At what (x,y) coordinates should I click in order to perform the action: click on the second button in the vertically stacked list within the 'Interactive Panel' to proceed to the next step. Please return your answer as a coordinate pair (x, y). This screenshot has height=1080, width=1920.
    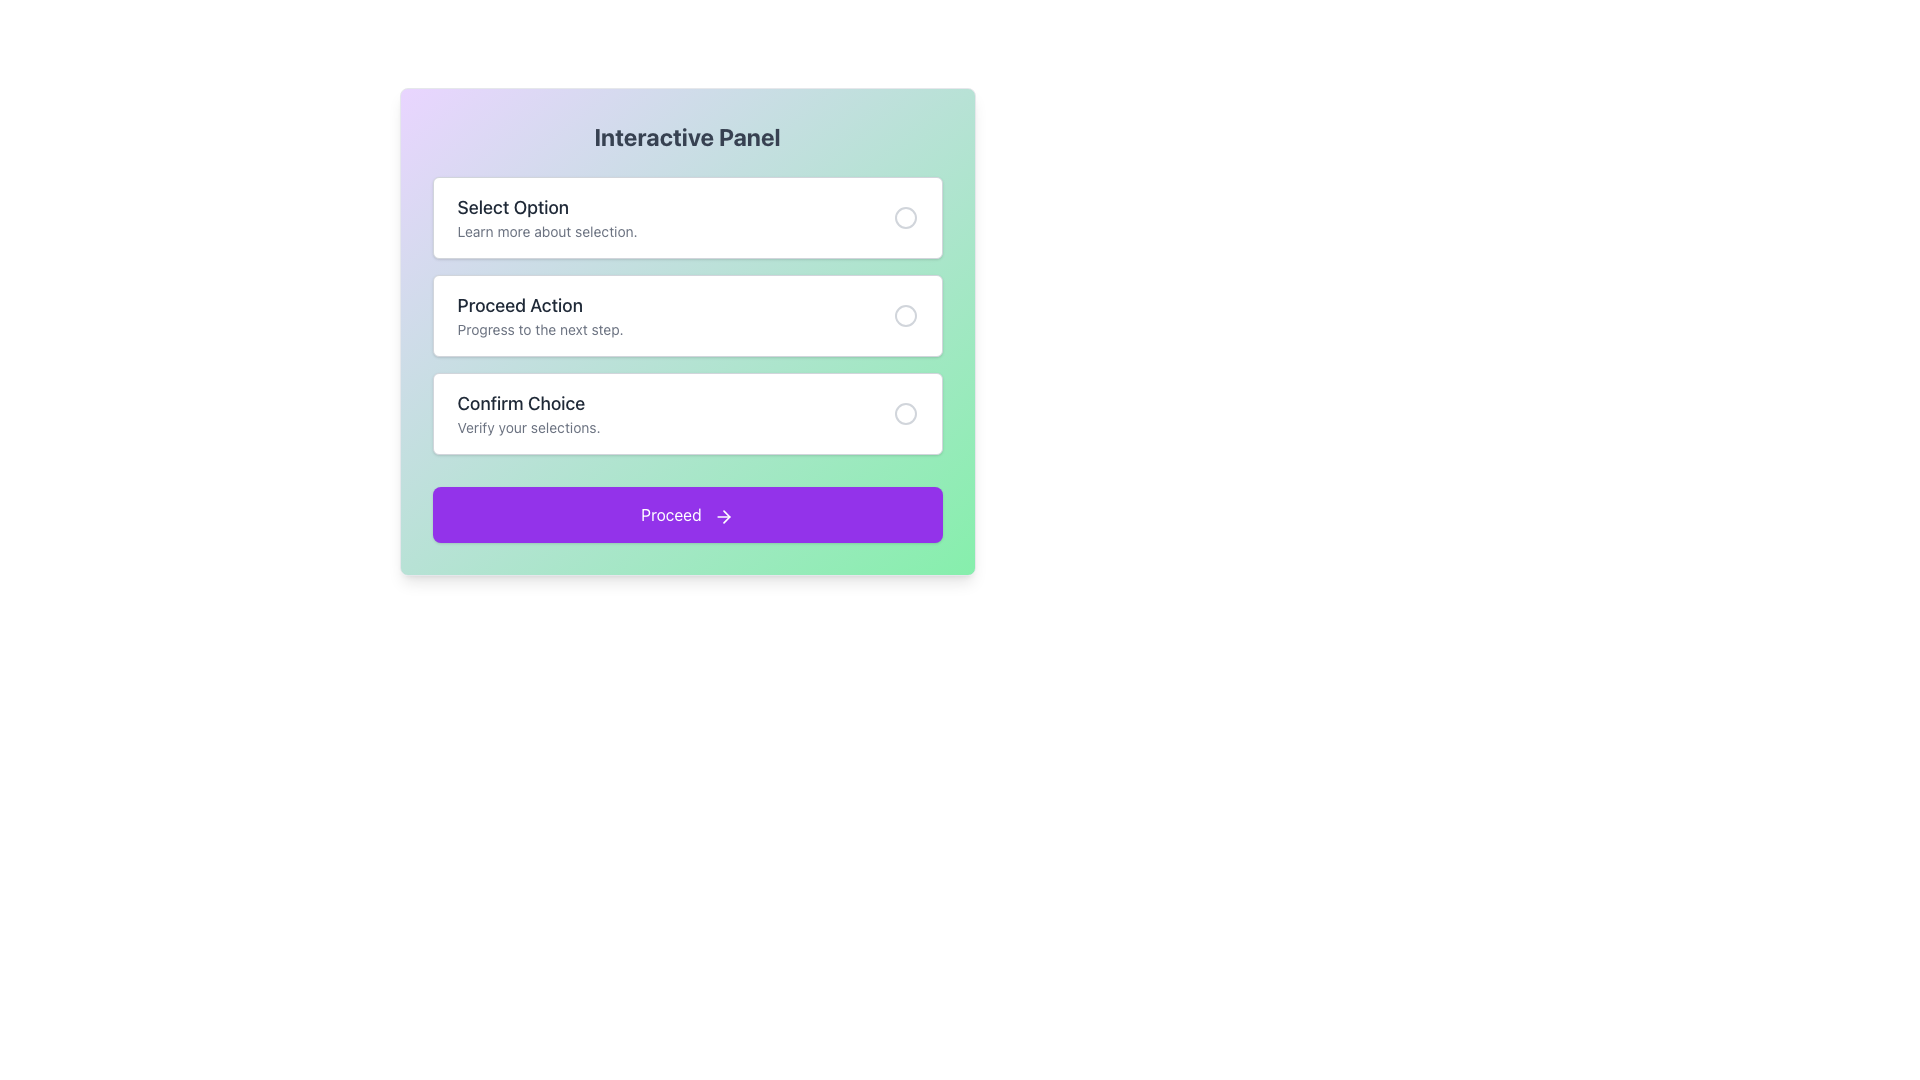
    Looking at the image, I should click on (687, 315).